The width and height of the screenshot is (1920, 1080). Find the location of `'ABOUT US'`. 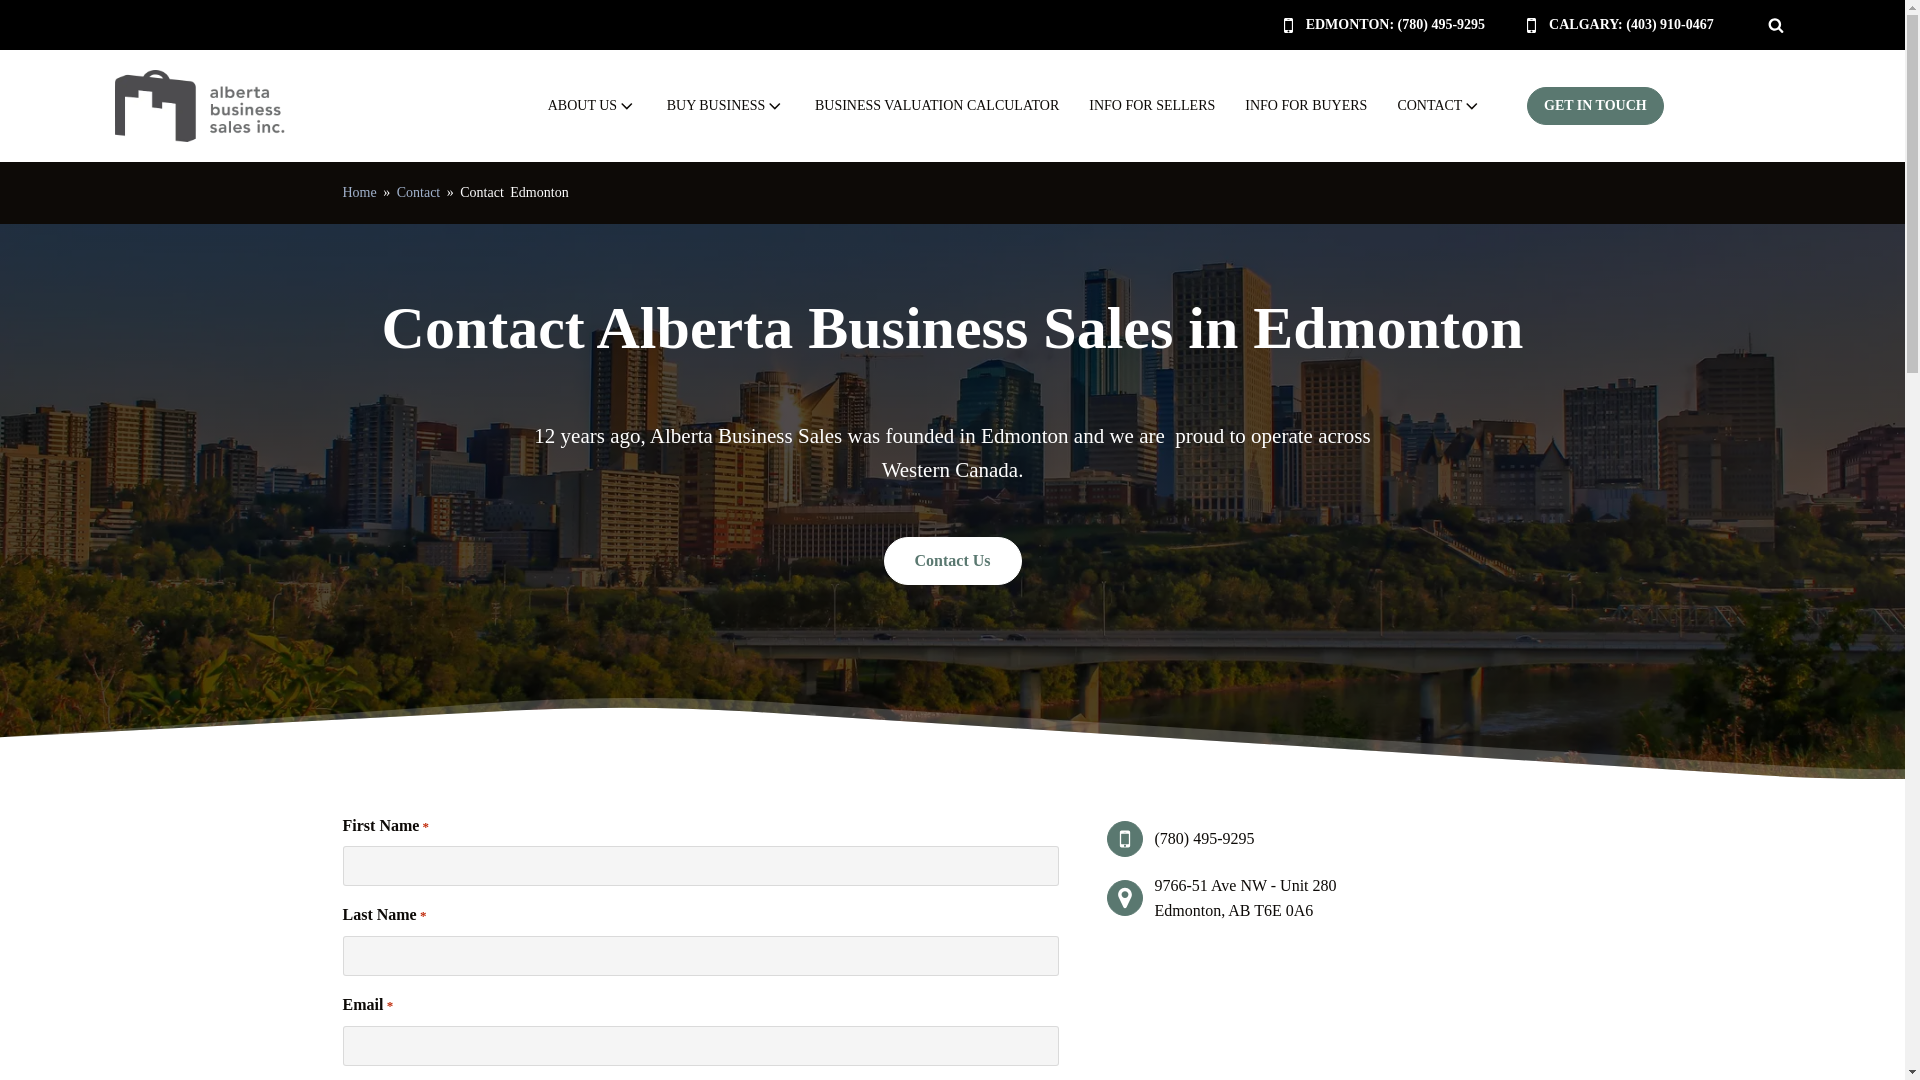

'ABOUT US' is located at coordinates (591, 105).